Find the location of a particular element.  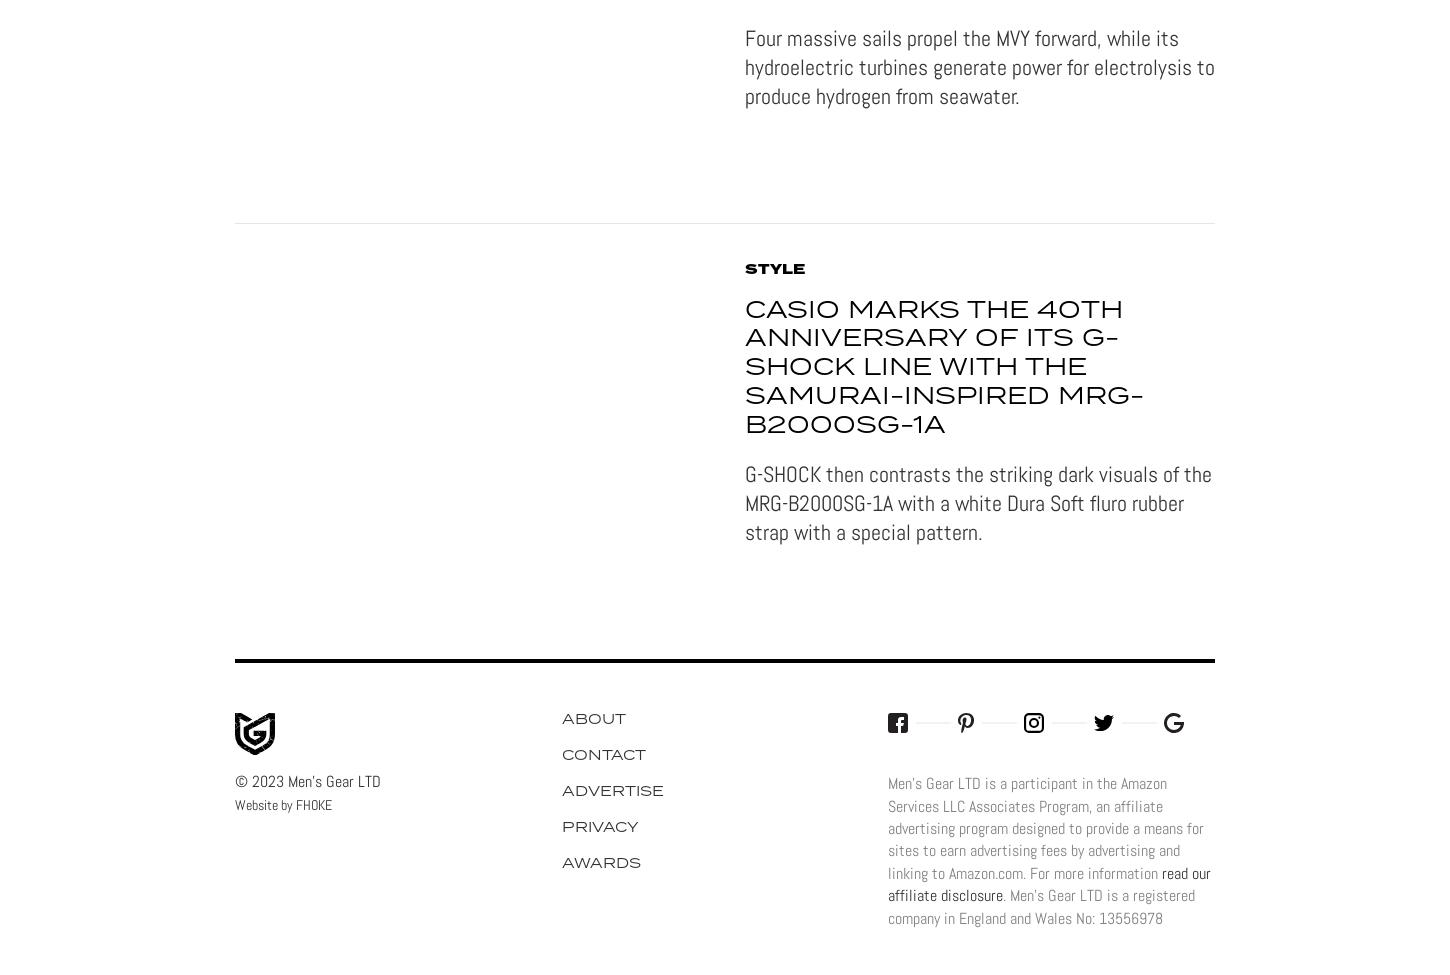

'About' is located at coordinates (593, 717).